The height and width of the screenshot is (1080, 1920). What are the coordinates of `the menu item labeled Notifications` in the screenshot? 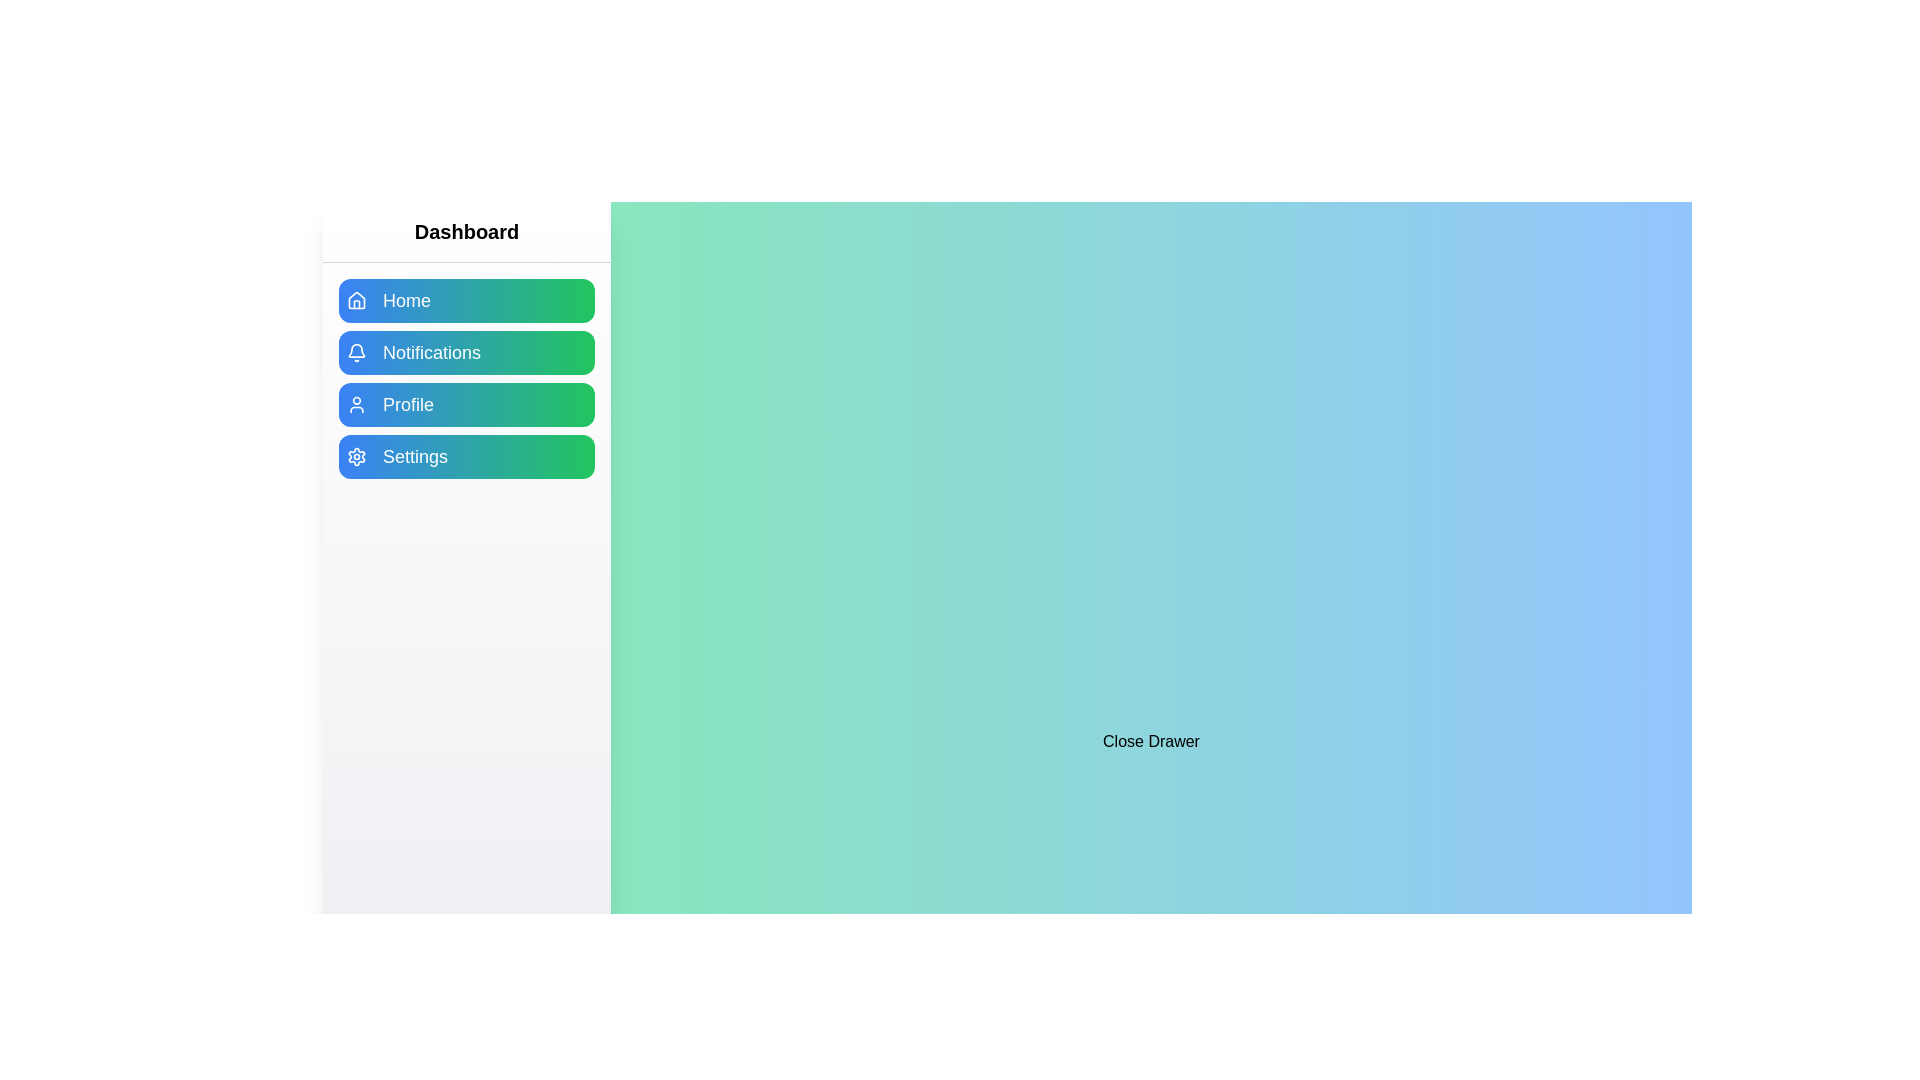 It's located at (465, 352).